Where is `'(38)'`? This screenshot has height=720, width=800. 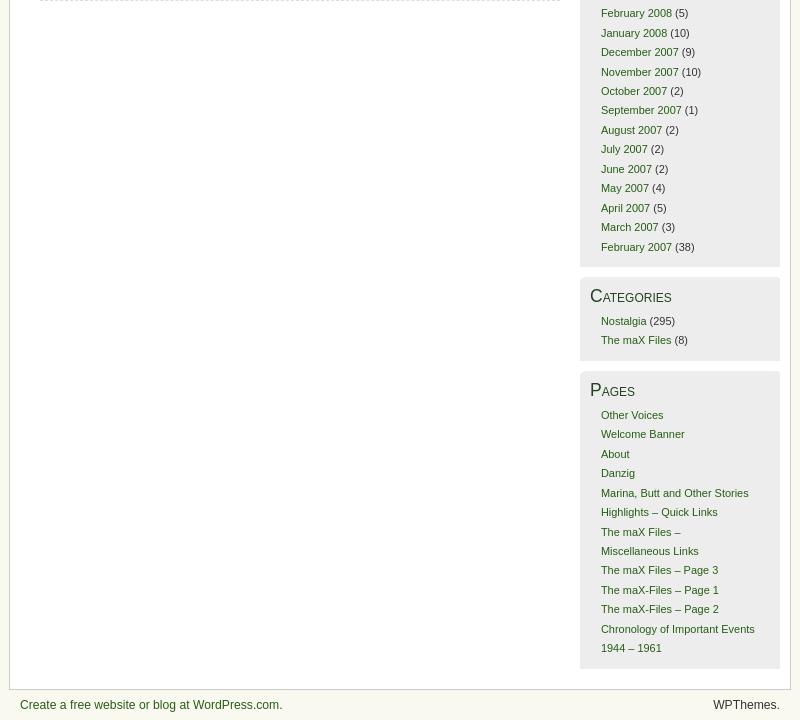
'(38)' is located at coordinates (683, 245).